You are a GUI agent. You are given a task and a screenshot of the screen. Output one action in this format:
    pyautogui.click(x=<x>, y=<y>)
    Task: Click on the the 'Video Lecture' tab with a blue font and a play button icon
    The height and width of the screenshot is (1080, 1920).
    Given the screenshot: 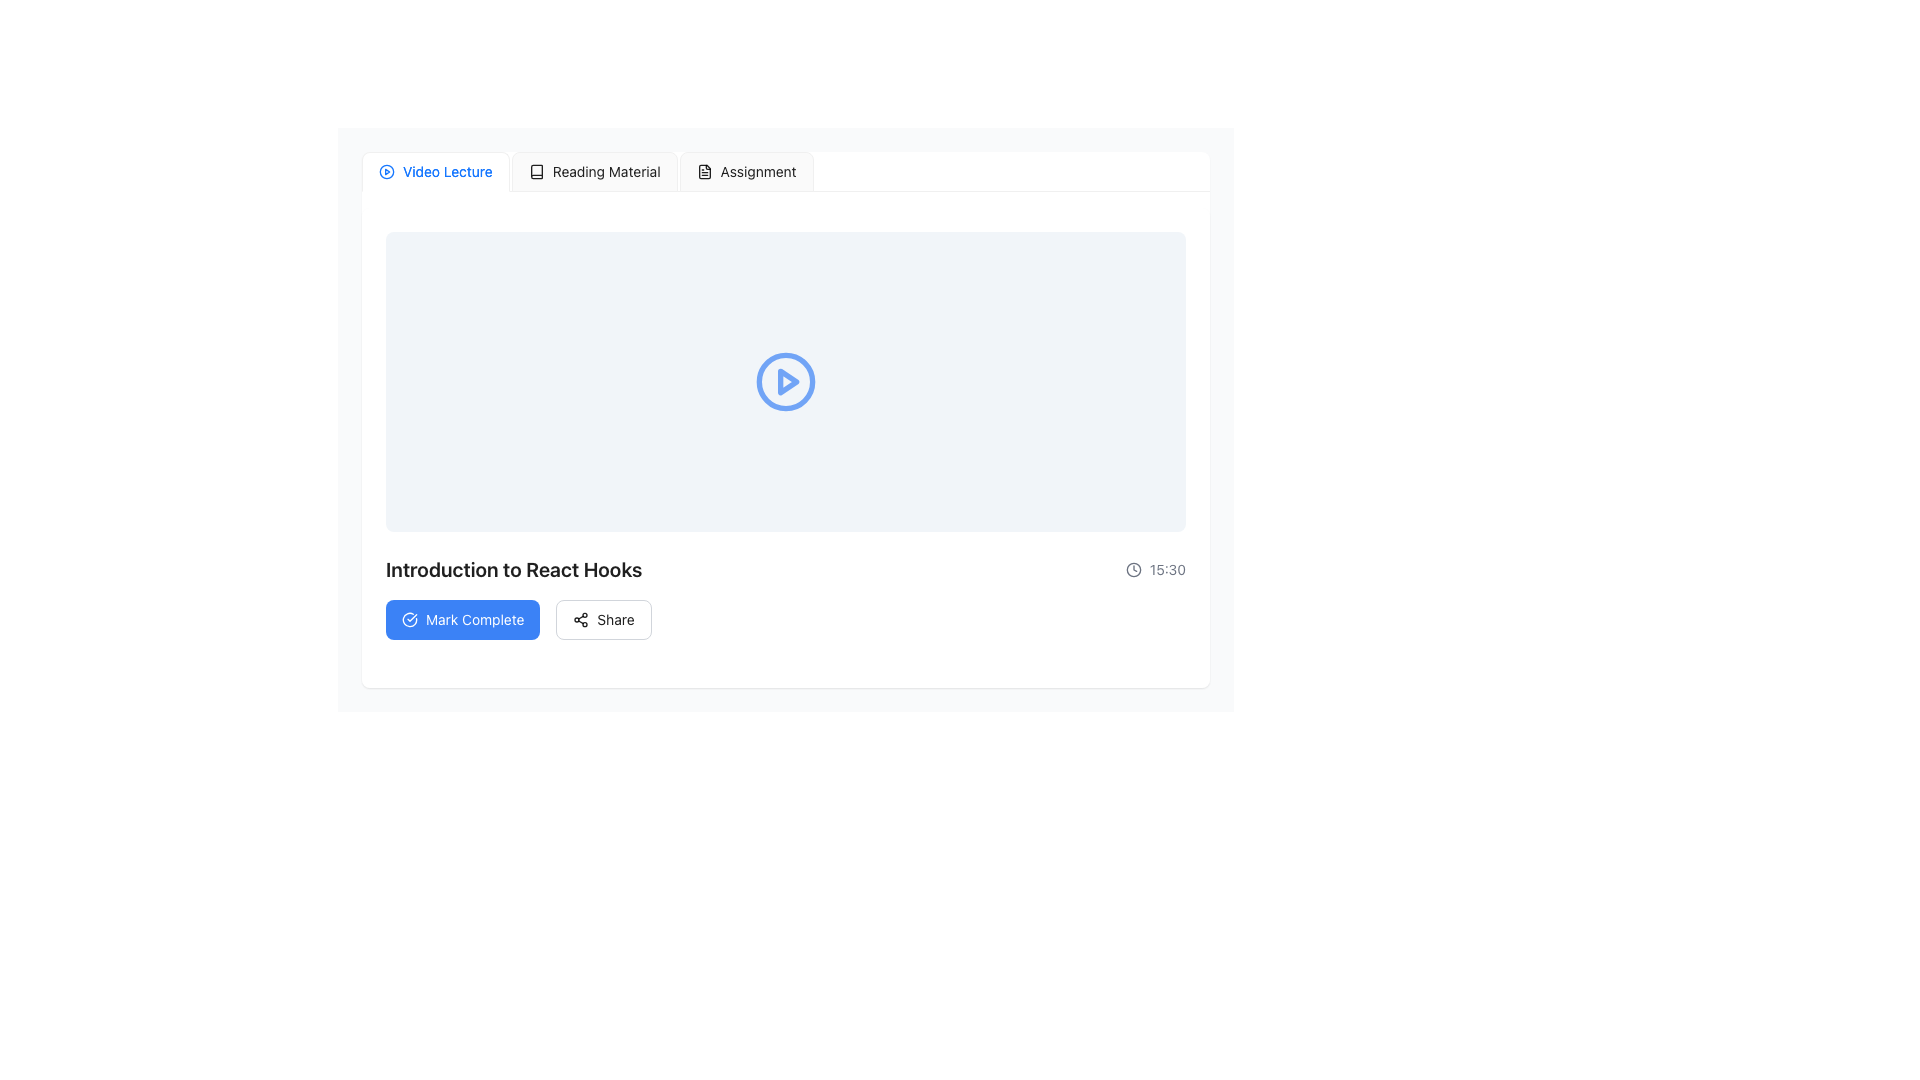 What is the action you would take?
    pyautogui.click(x=434, y=171)
    